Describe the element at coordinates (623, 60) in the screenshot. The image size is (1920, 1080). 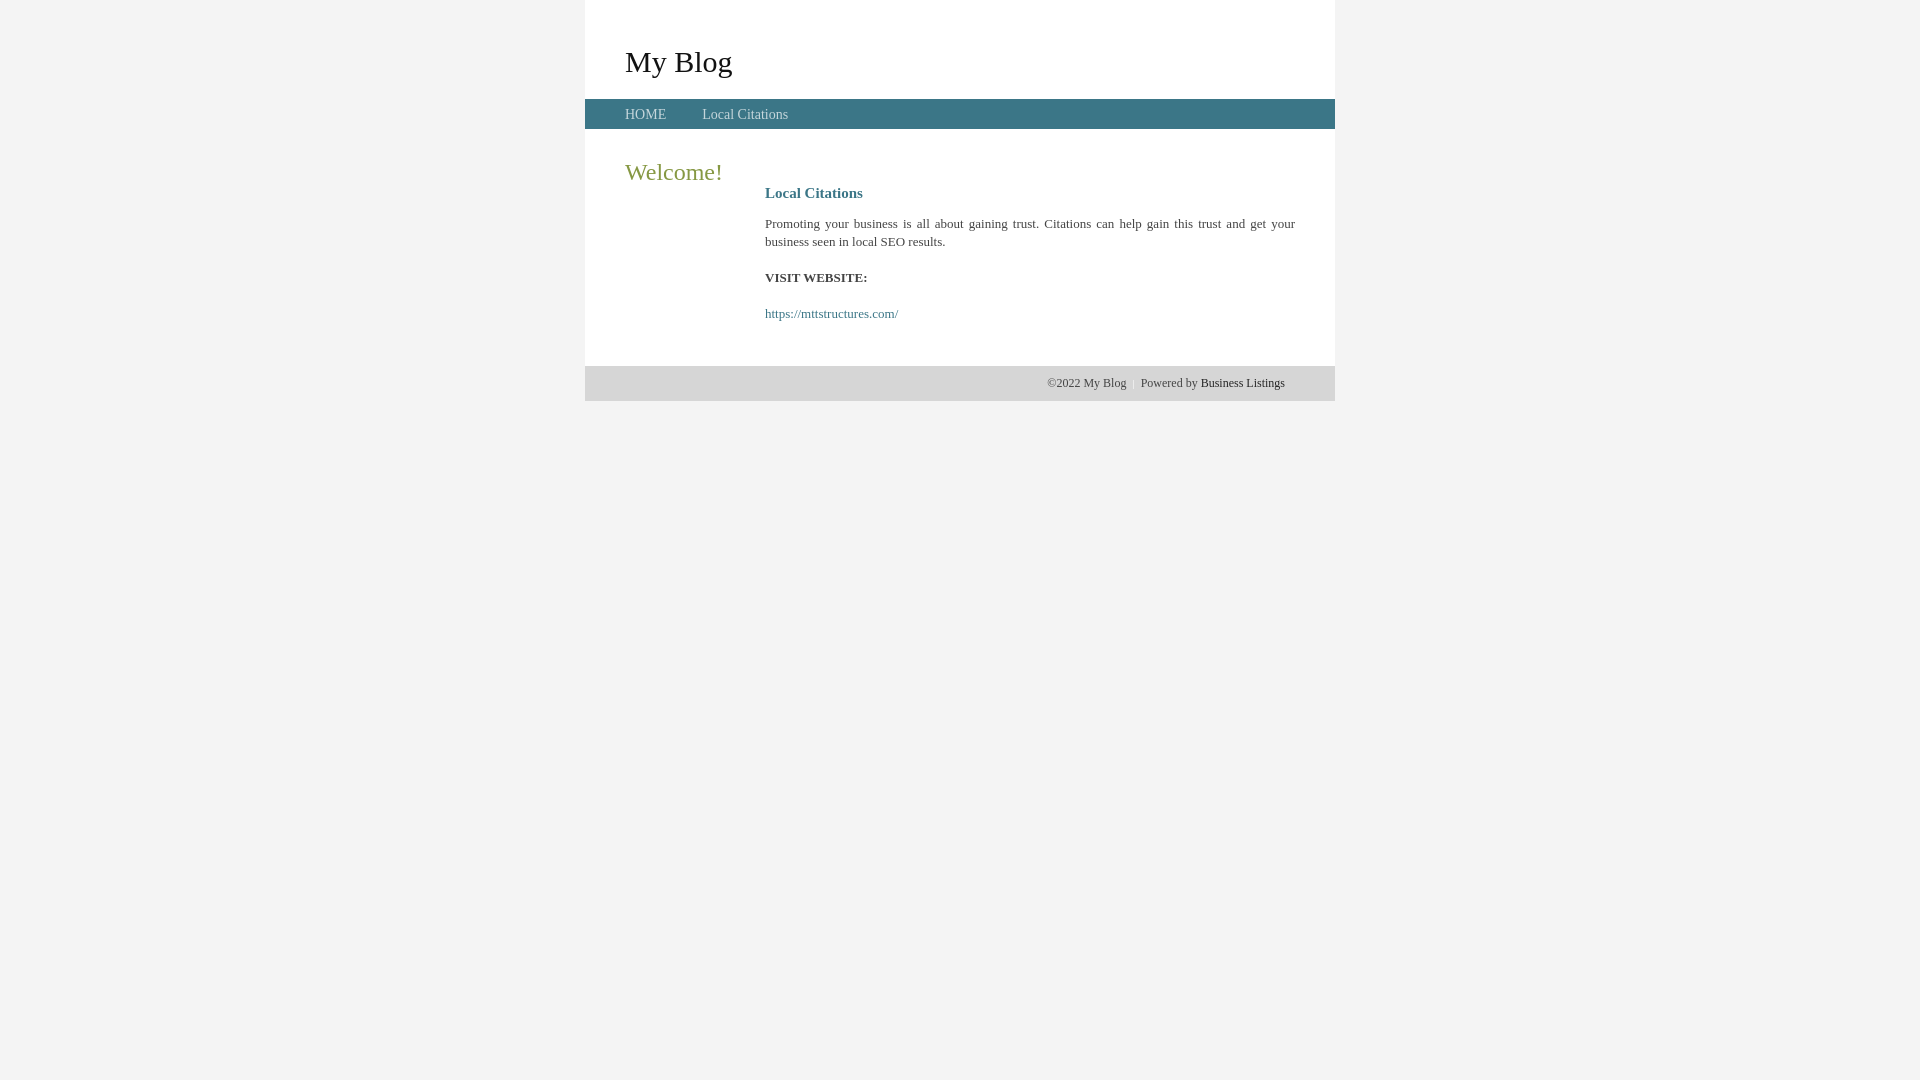
I see `'My Blog'` at that location.